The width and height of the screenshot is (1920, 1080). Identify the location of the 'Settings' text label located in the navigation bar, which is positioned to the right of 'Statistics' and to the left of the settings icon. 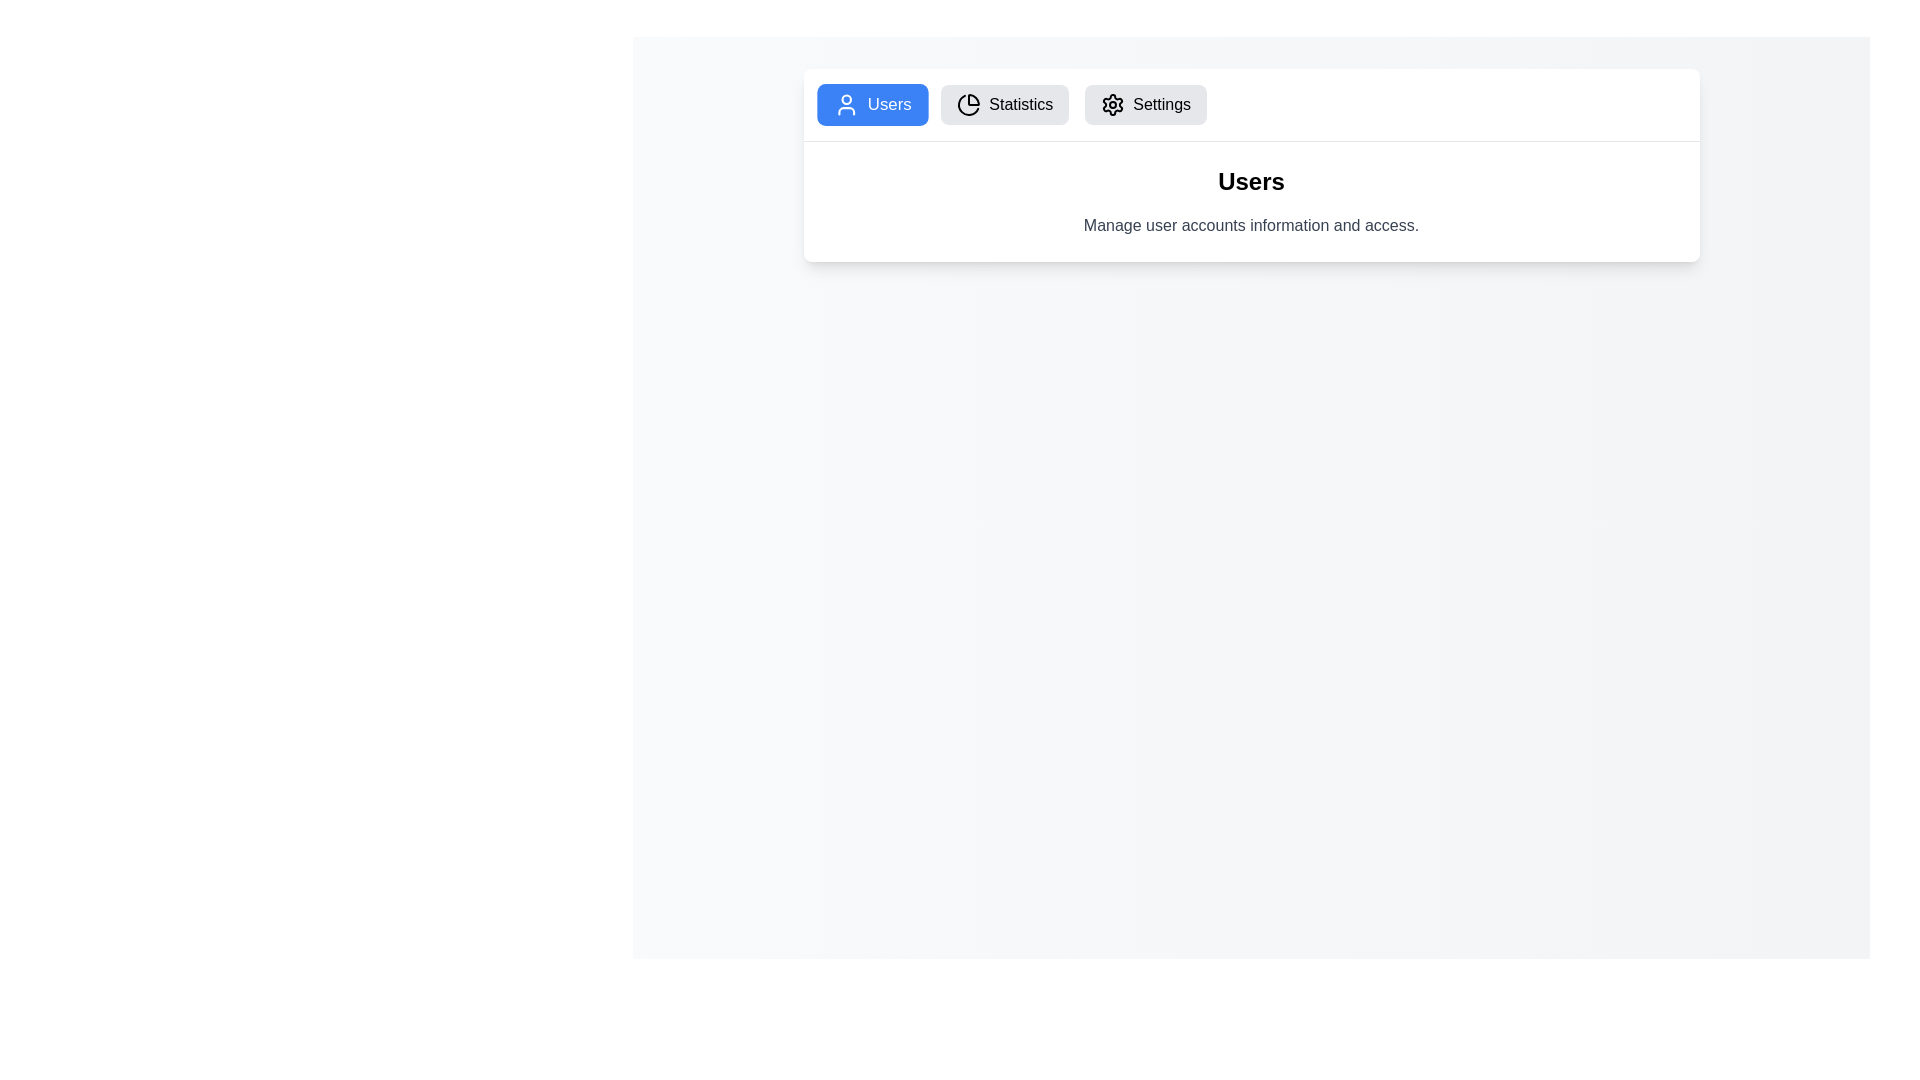
(1162, 104).